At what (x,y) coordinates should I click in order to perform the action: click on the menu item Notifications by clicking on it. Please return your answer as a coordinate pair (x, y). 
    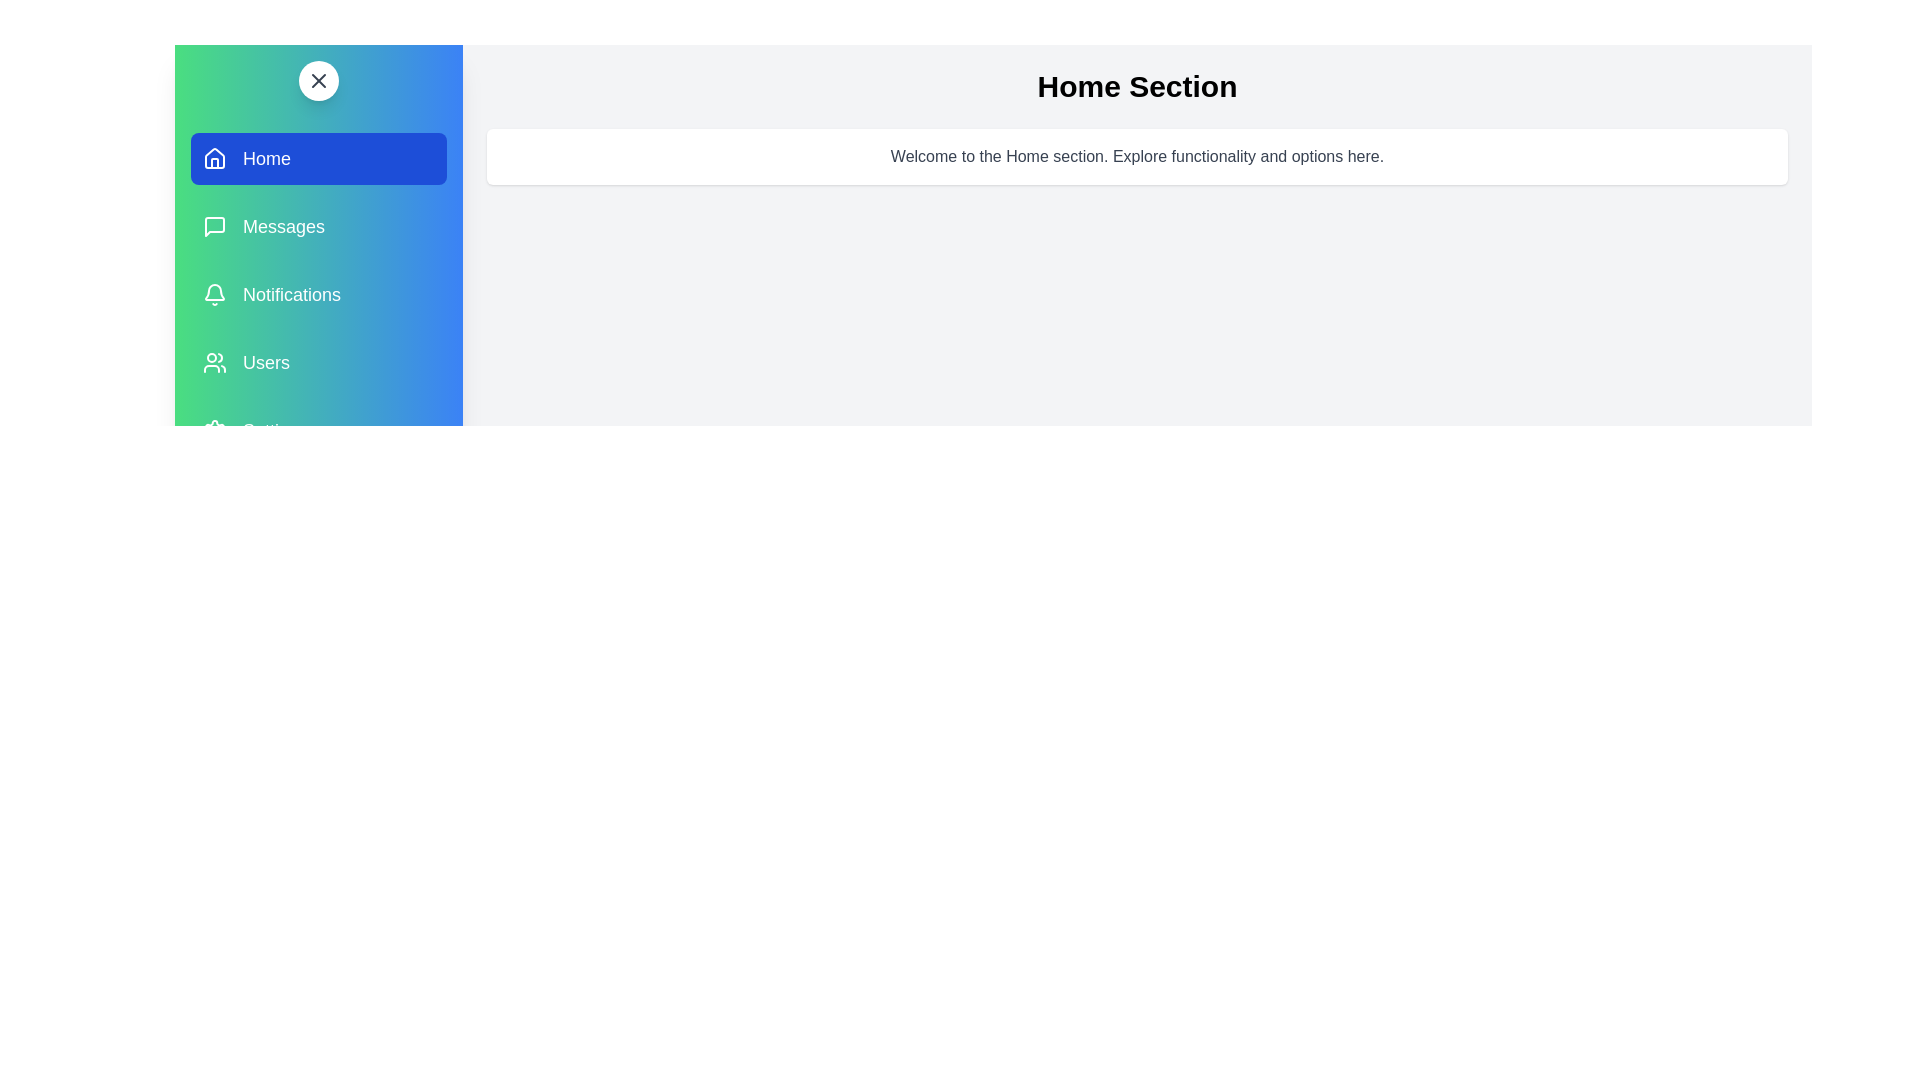
    Looking at the image, I should click on (317, 294).